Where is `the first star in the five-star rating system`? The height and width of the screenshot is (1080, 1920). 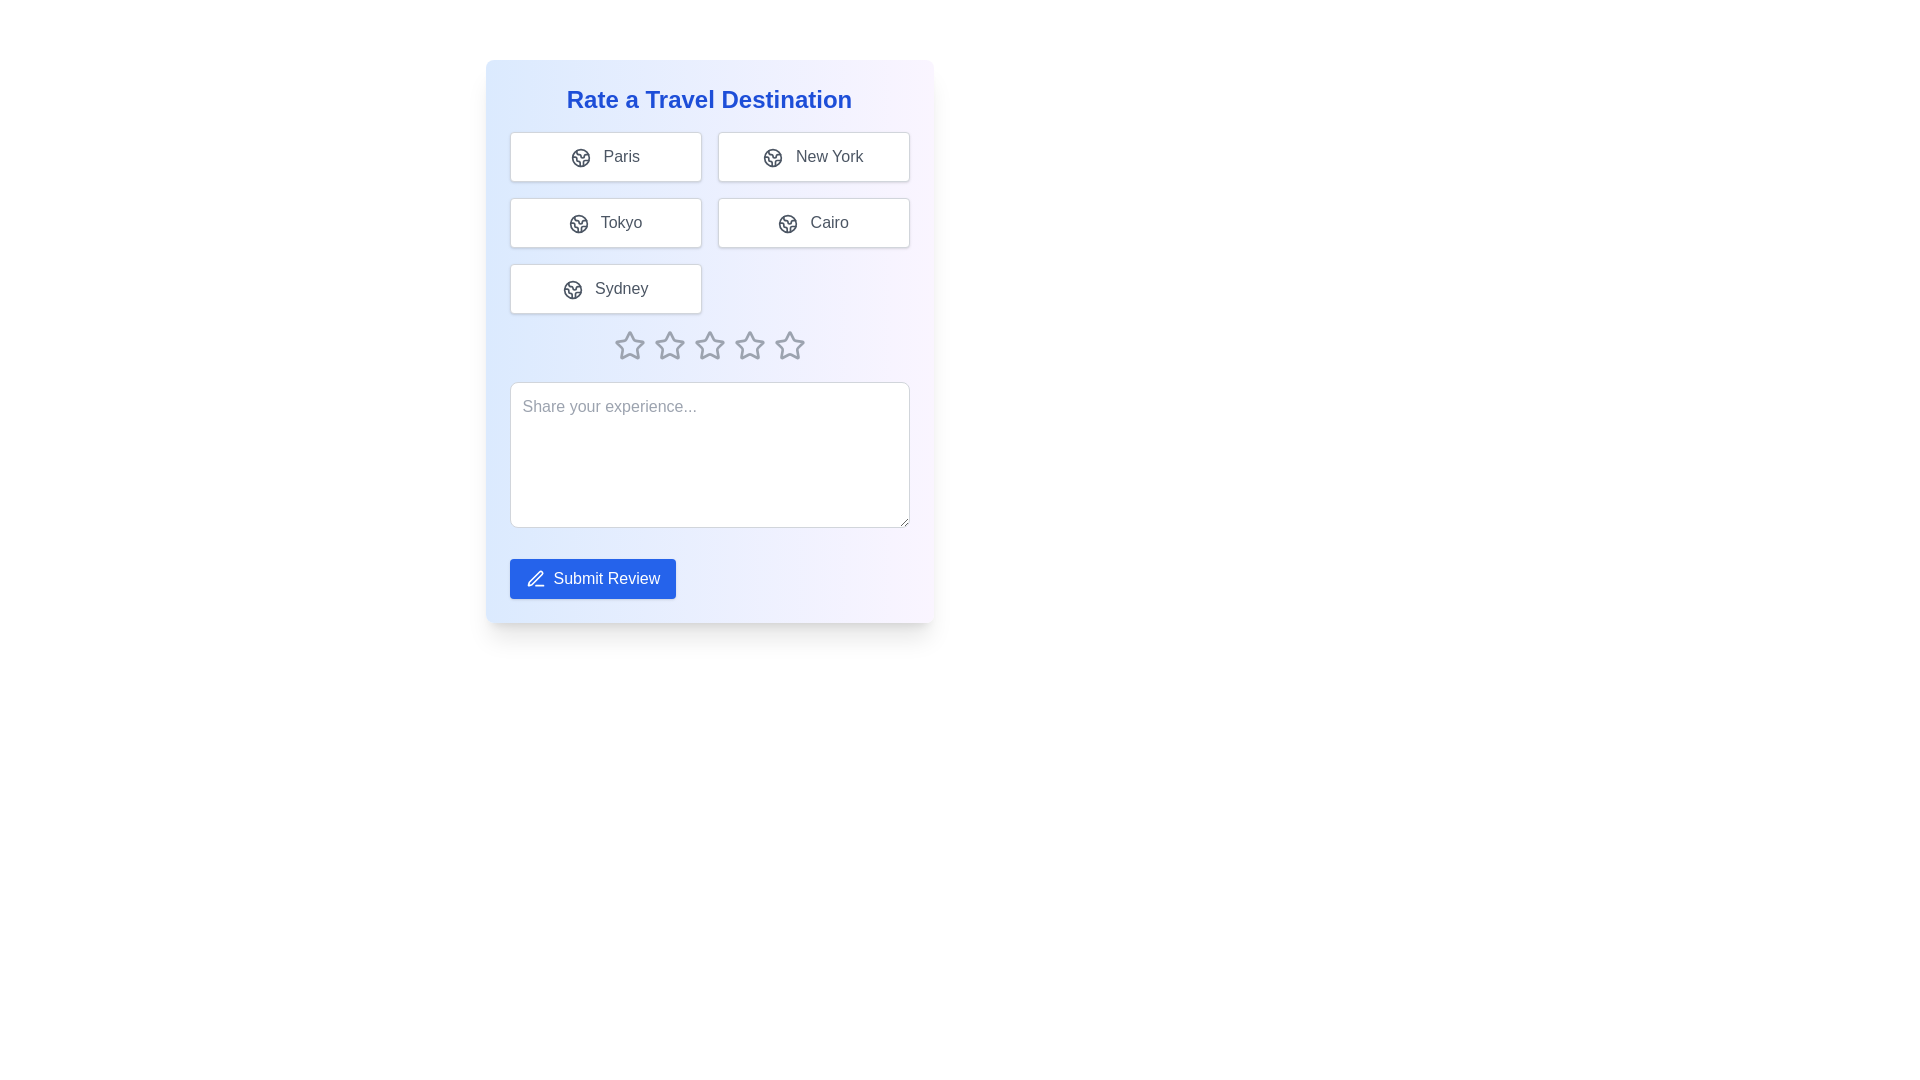
the first star in the five-star rating system is located at coordinates (628, 344).